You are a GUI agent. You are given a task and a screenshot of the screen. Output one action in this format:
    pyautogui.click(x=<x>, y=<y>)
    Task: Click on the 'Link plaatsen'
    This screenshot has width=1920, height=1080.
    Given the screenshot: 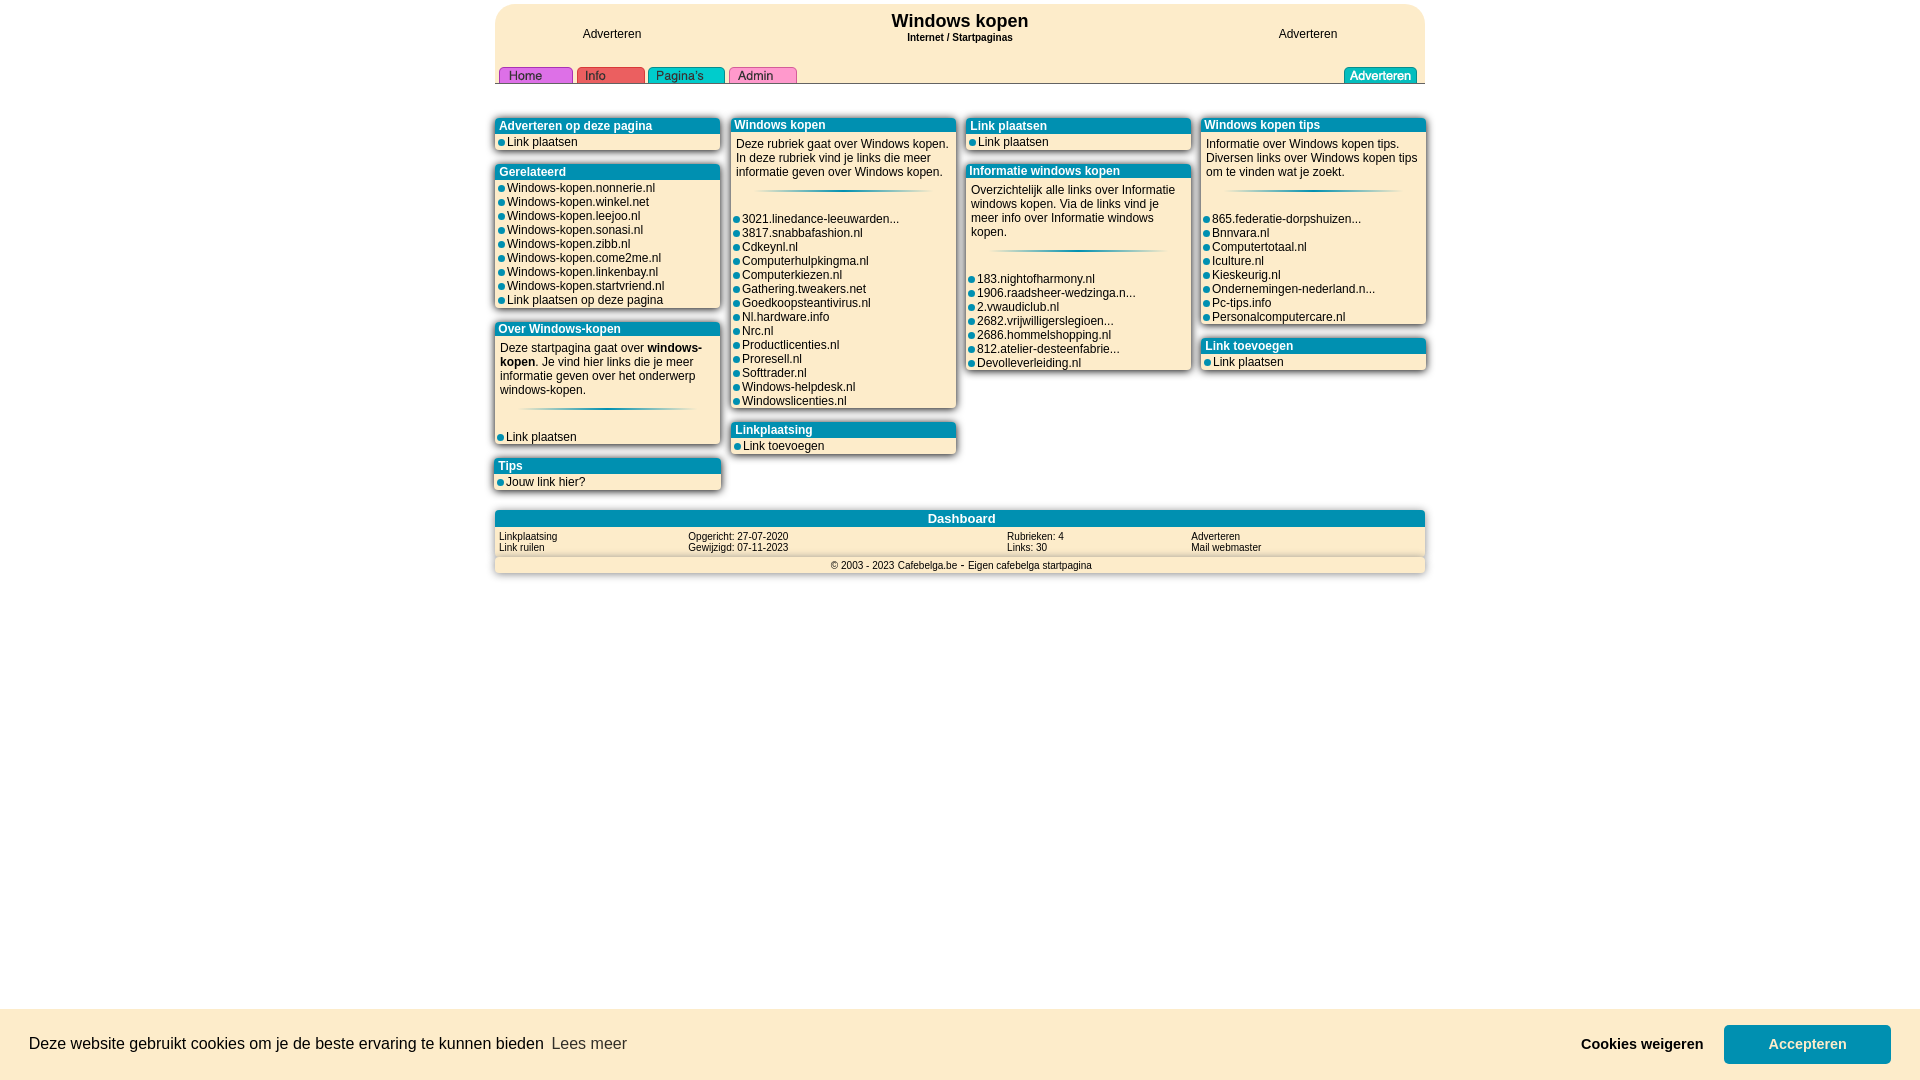 What is the action you would take?
    pyautogui.click(x=1013, y=141)
    